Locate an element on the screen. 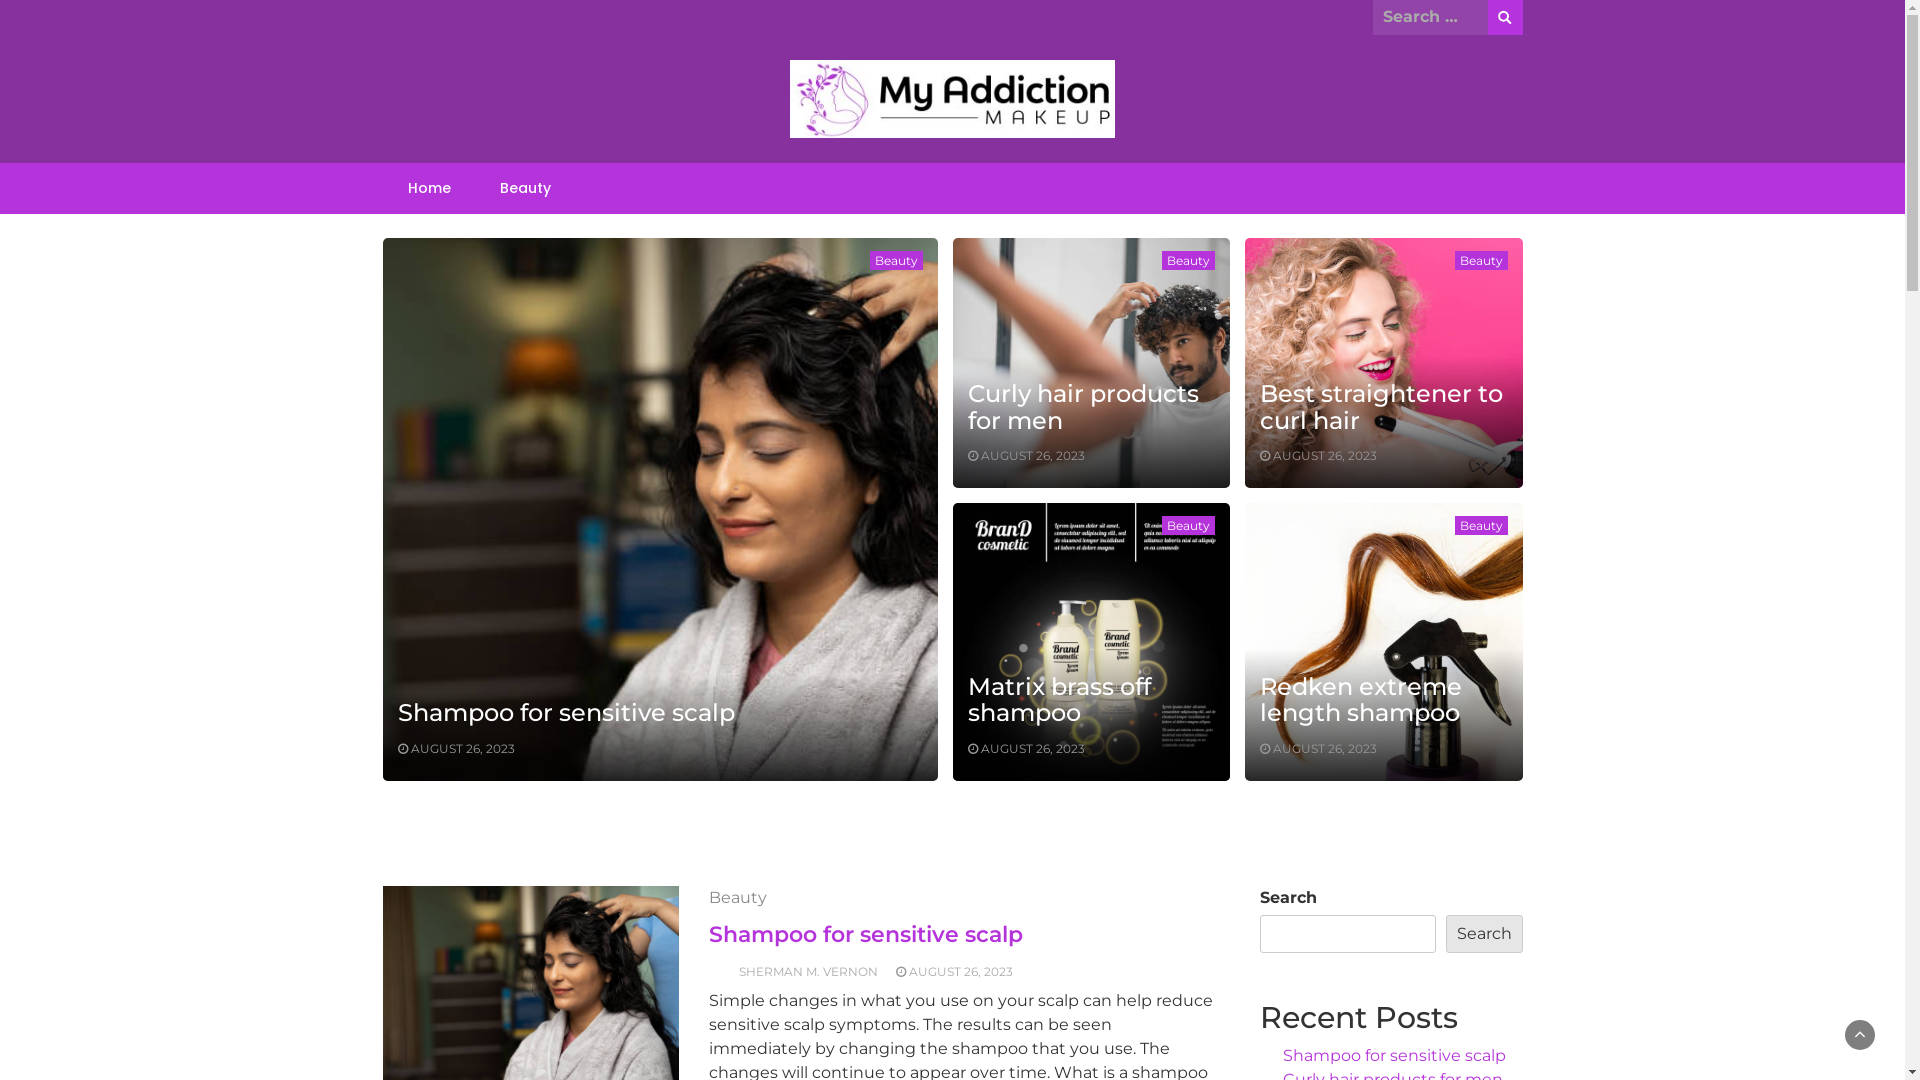 This screenshot has height=1080, width=1920. 'Best straightener to curl hair' is located at coordinates (1380, 405).